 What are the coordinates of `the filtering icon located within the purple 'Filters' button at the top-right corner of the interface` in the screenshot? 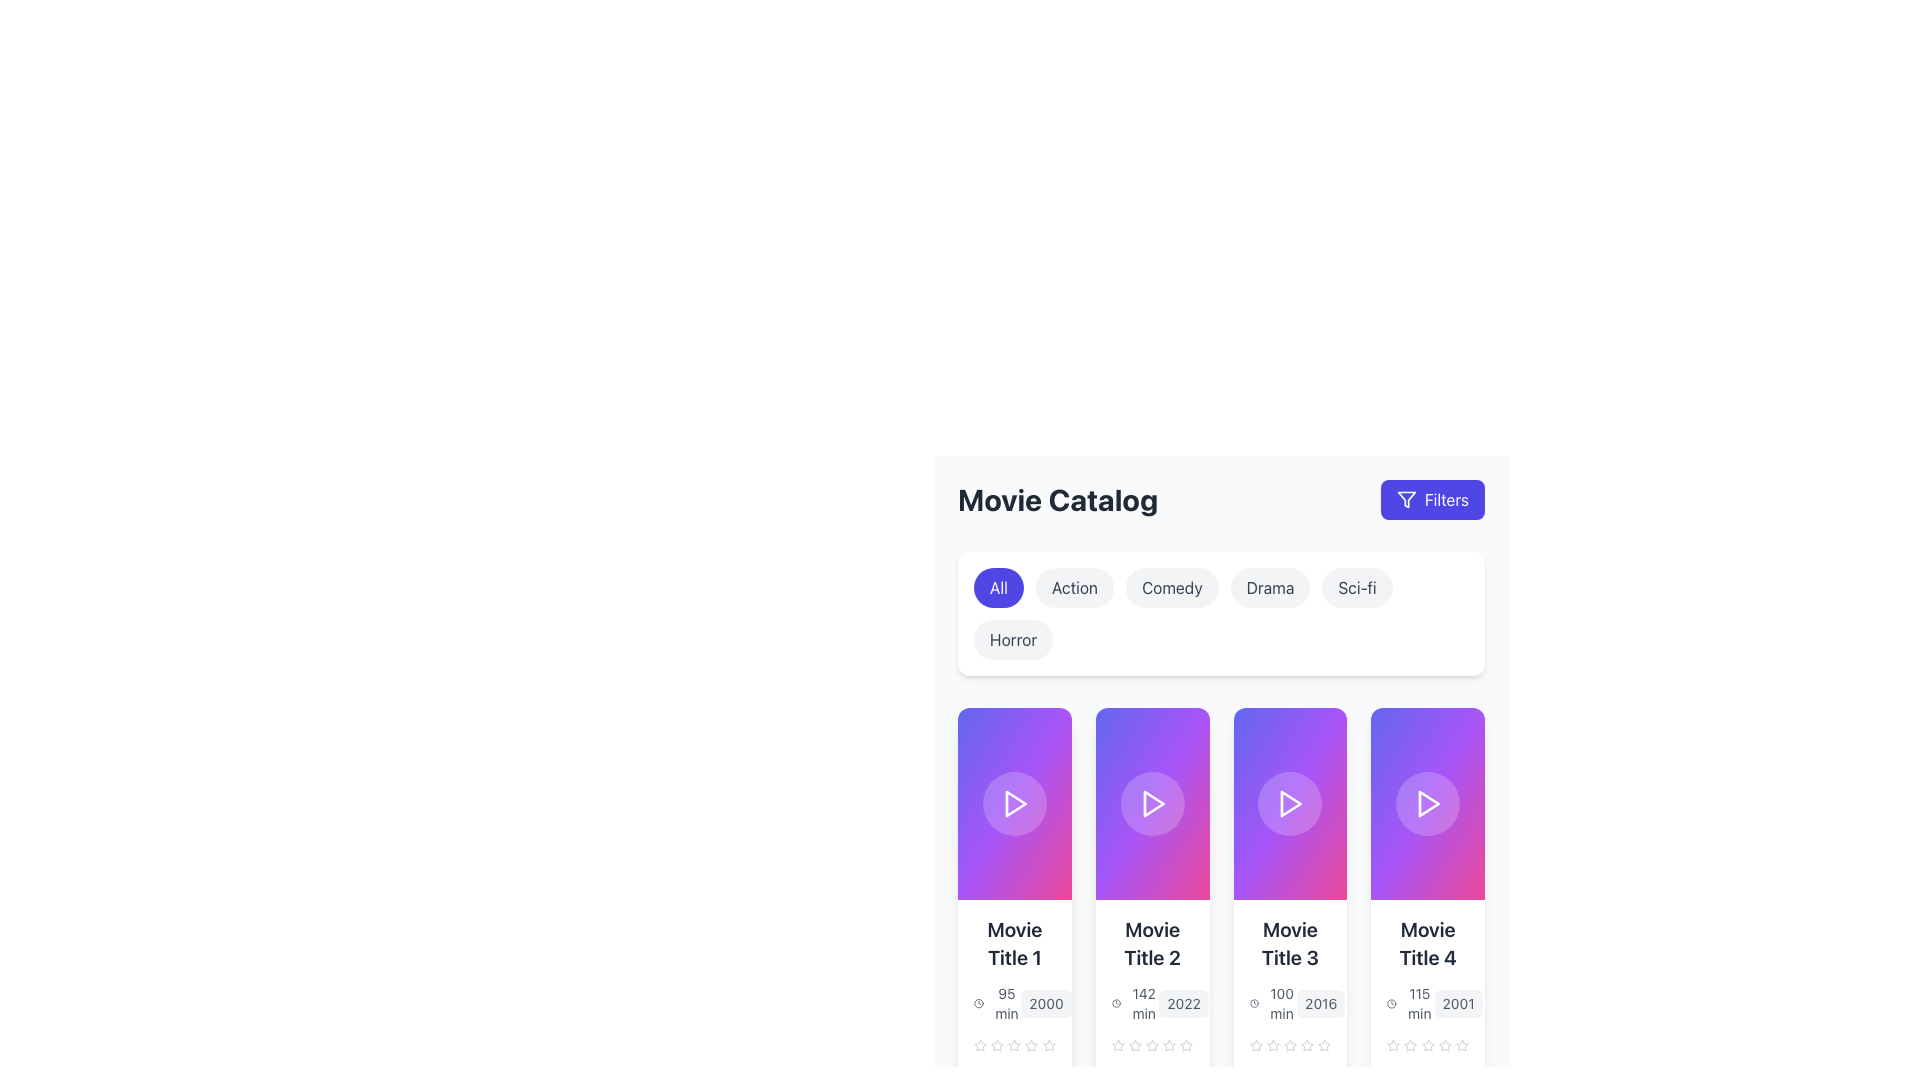 It's located at (1405, 499).